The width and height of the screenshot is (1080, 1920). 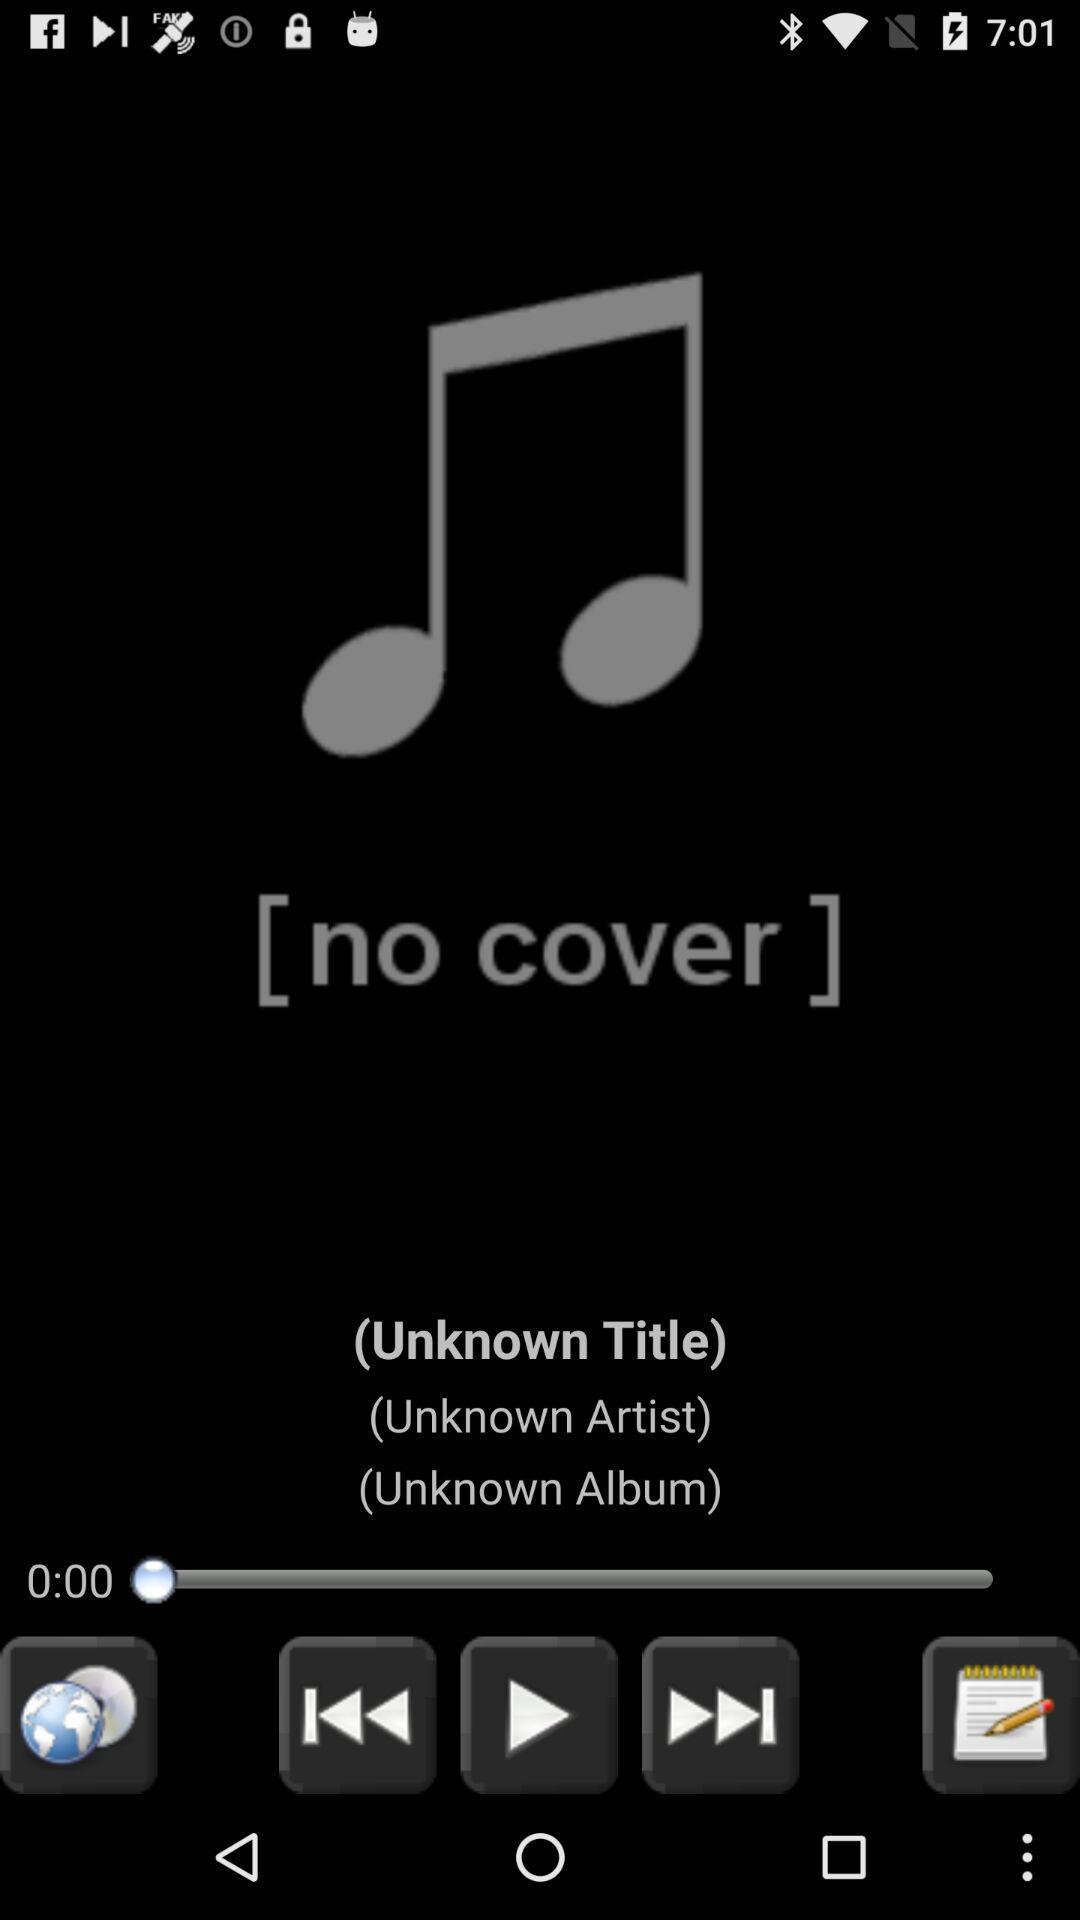 I want to click on the skip_next icon, so click(x=720, y=1835).